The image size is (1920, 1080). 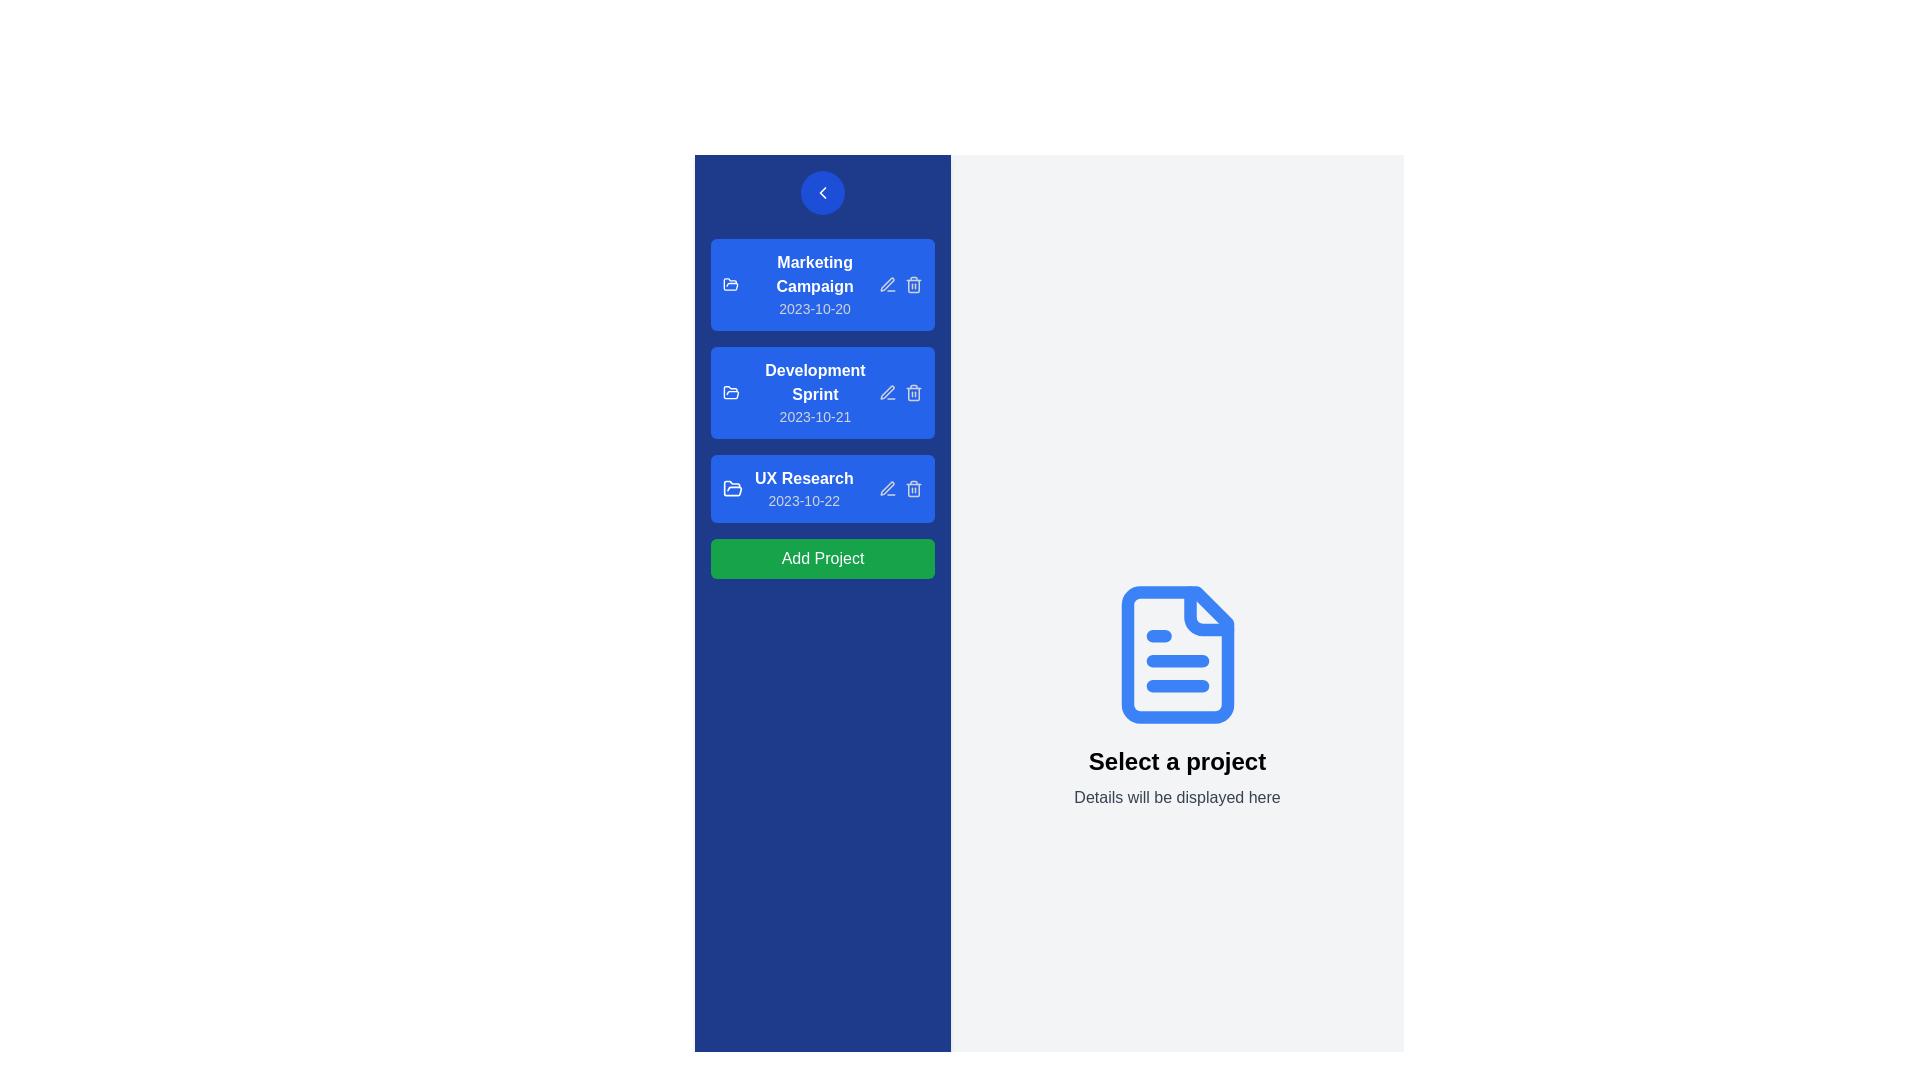 What do you see at coordinates (822, 381) in the screenshot?
I see `to select the project titled 'Development Sprint' listed in the interactive sidebar, positioned below 'Marketing Campaign' and above 'UX Research'` at bounding box center [822, 381].